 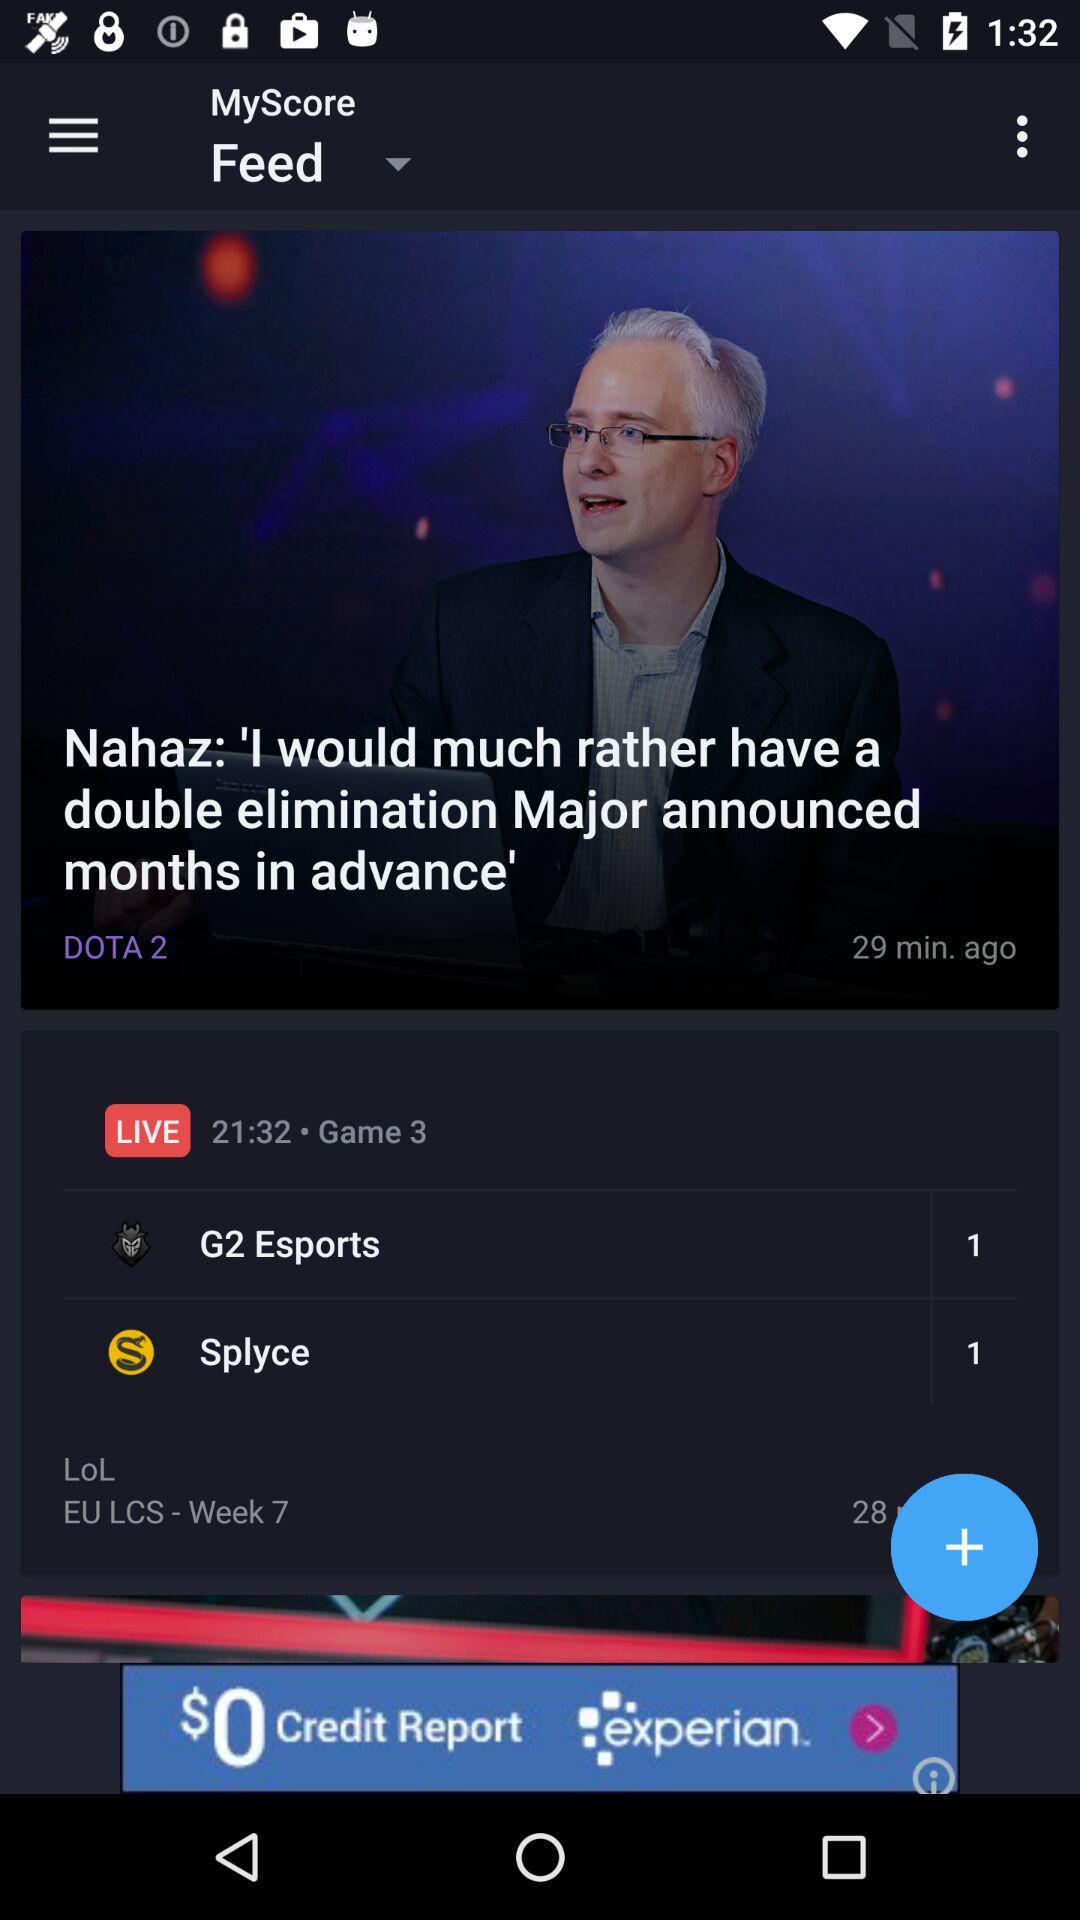 What do you see at coordinates (963, 1546) in the screenshot?
I see `new` at bounding box center [963, 1546].